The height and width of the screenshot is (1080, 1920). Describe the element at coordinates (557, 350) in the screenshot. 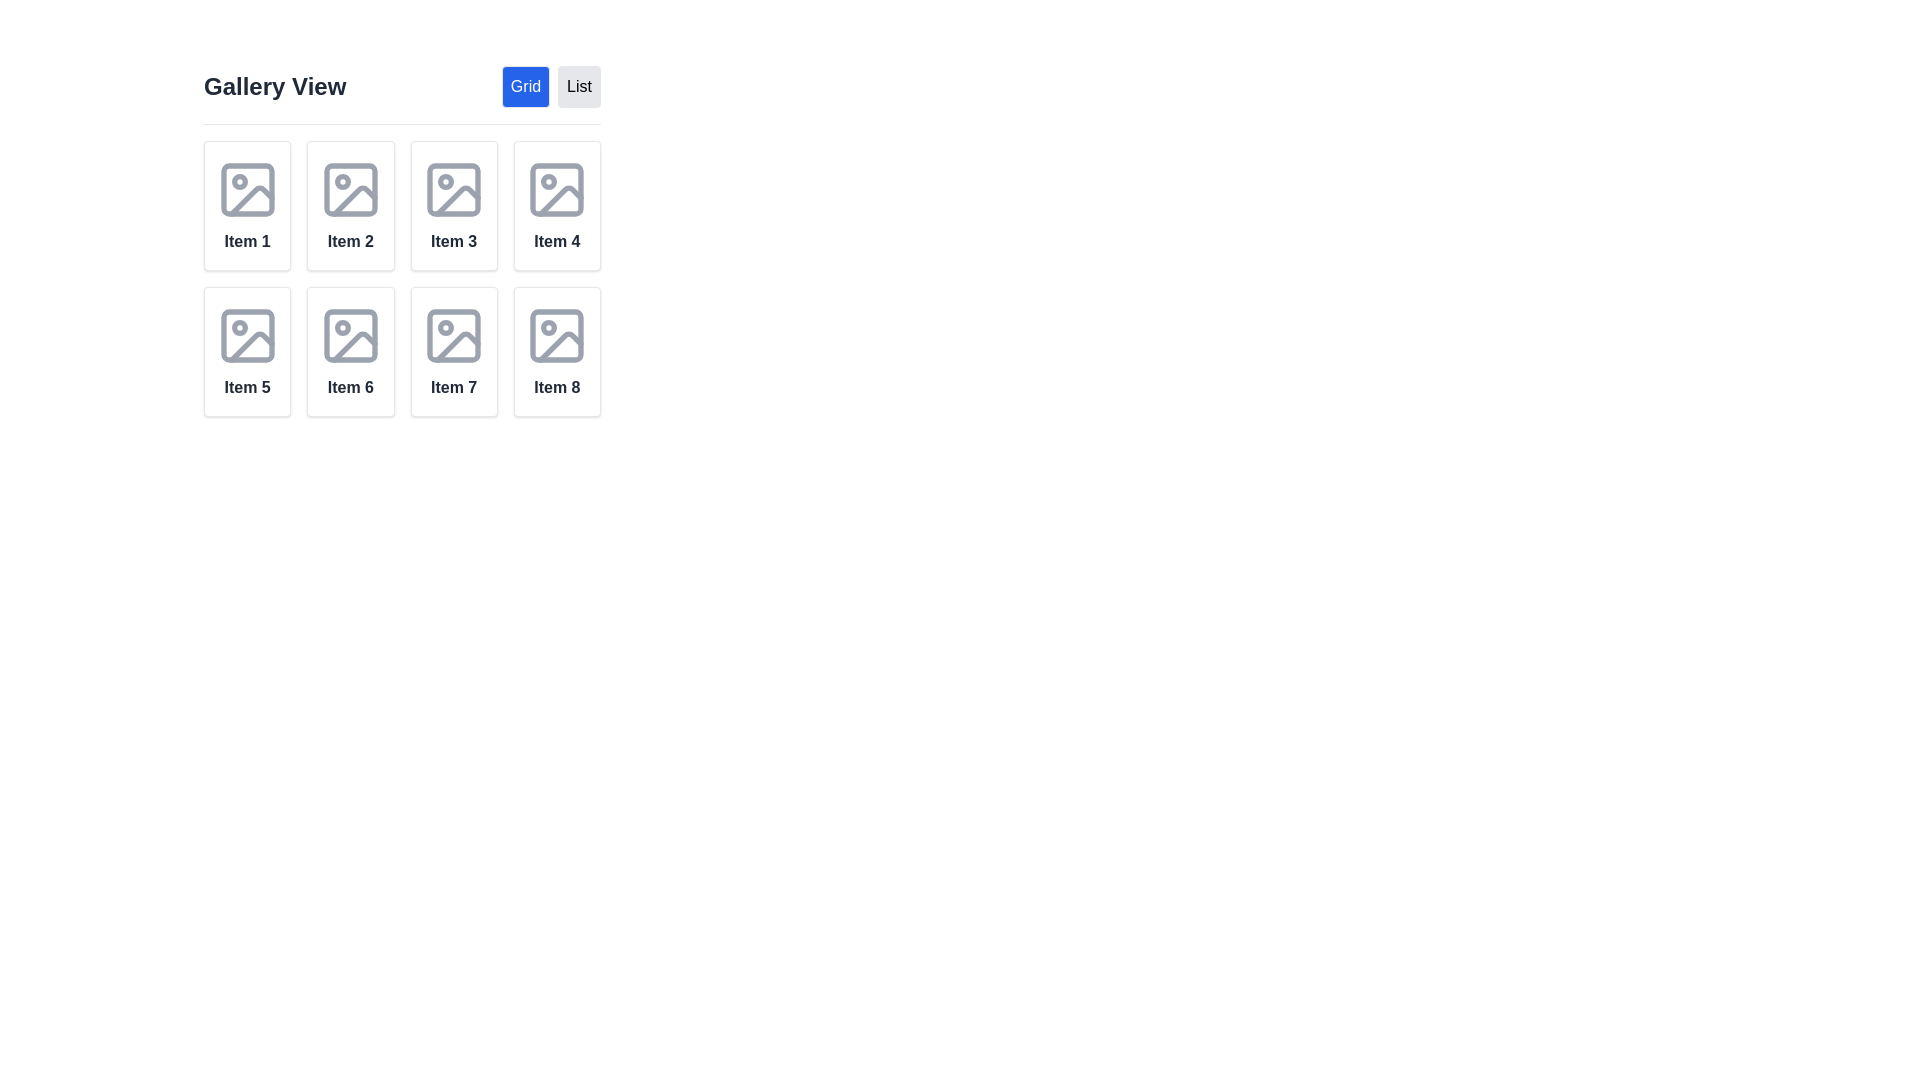

I see `the Card Component, which is the eighth item in a grid layout located in the bottom-right corner of the grid` at that location.